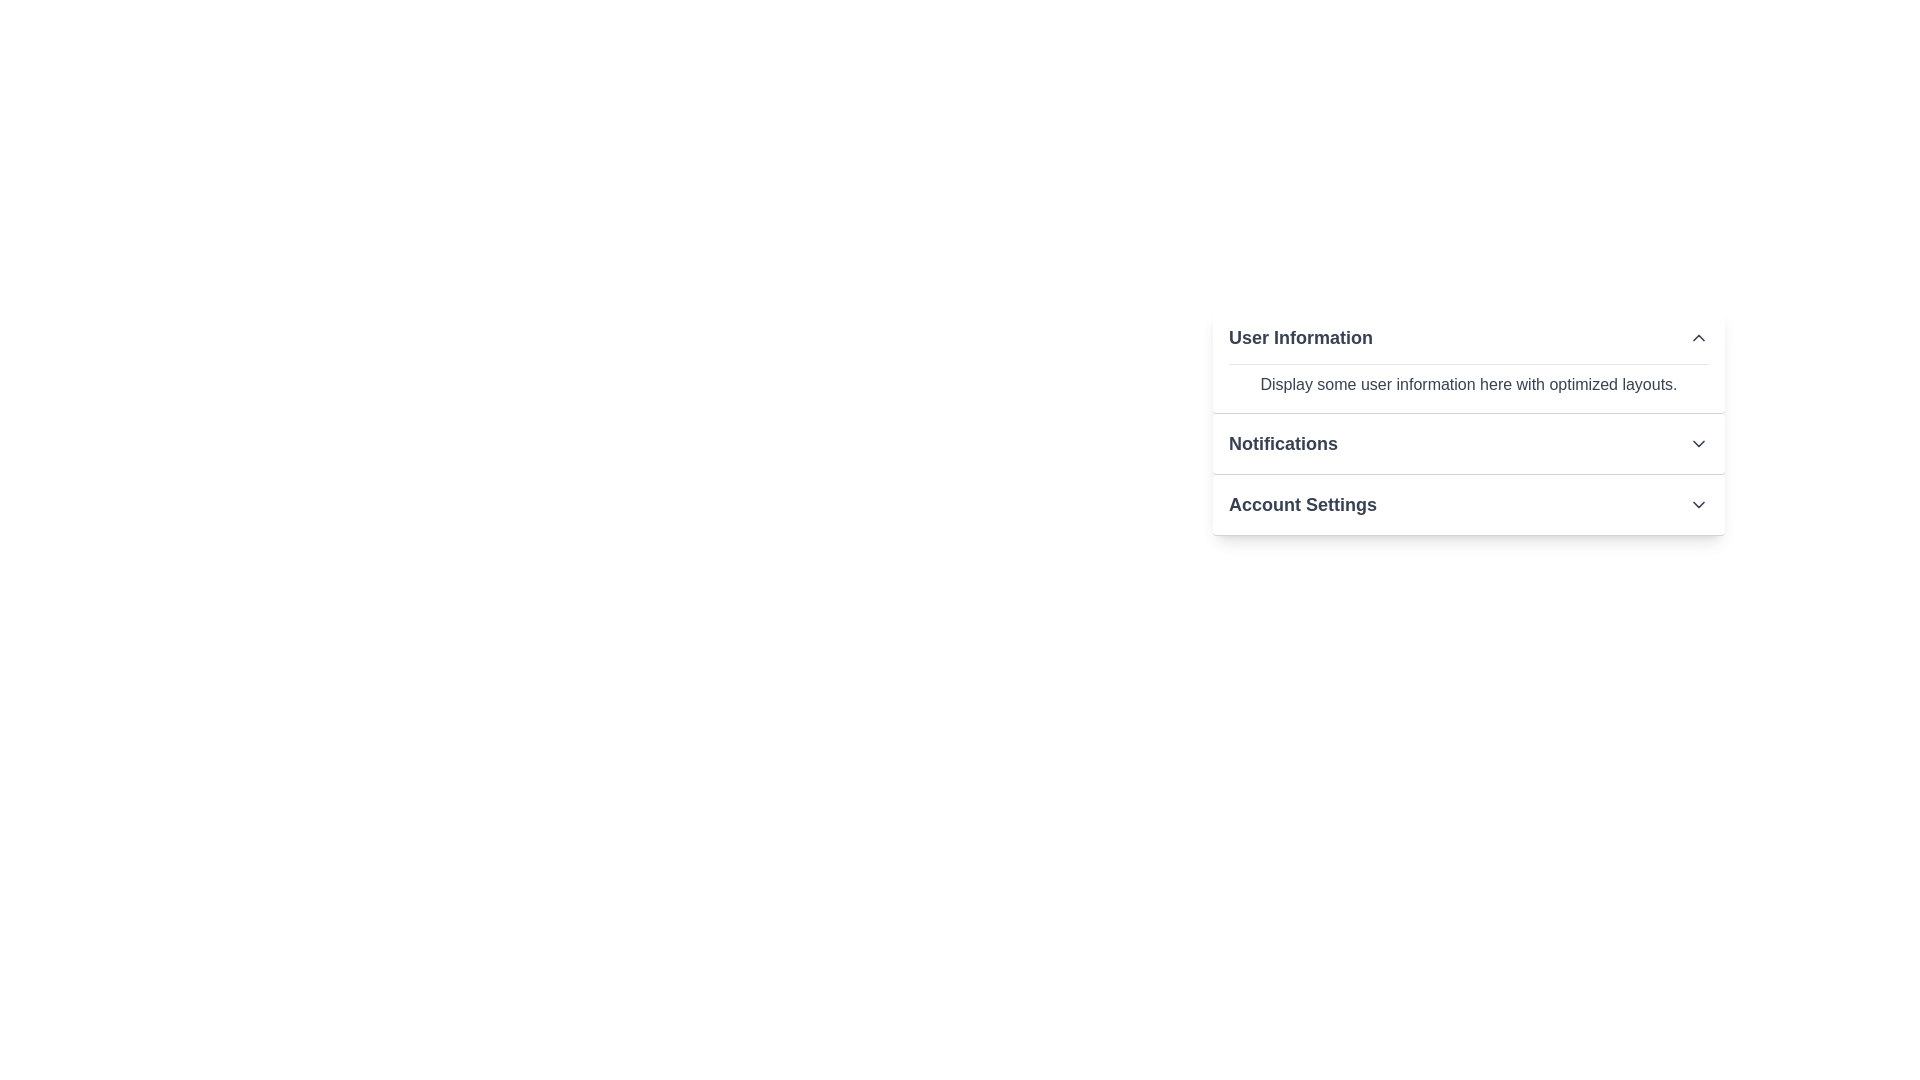  I want to click on the 'Account Settings' menu item located at the bottom of the interactive list, so click(1468, 504).